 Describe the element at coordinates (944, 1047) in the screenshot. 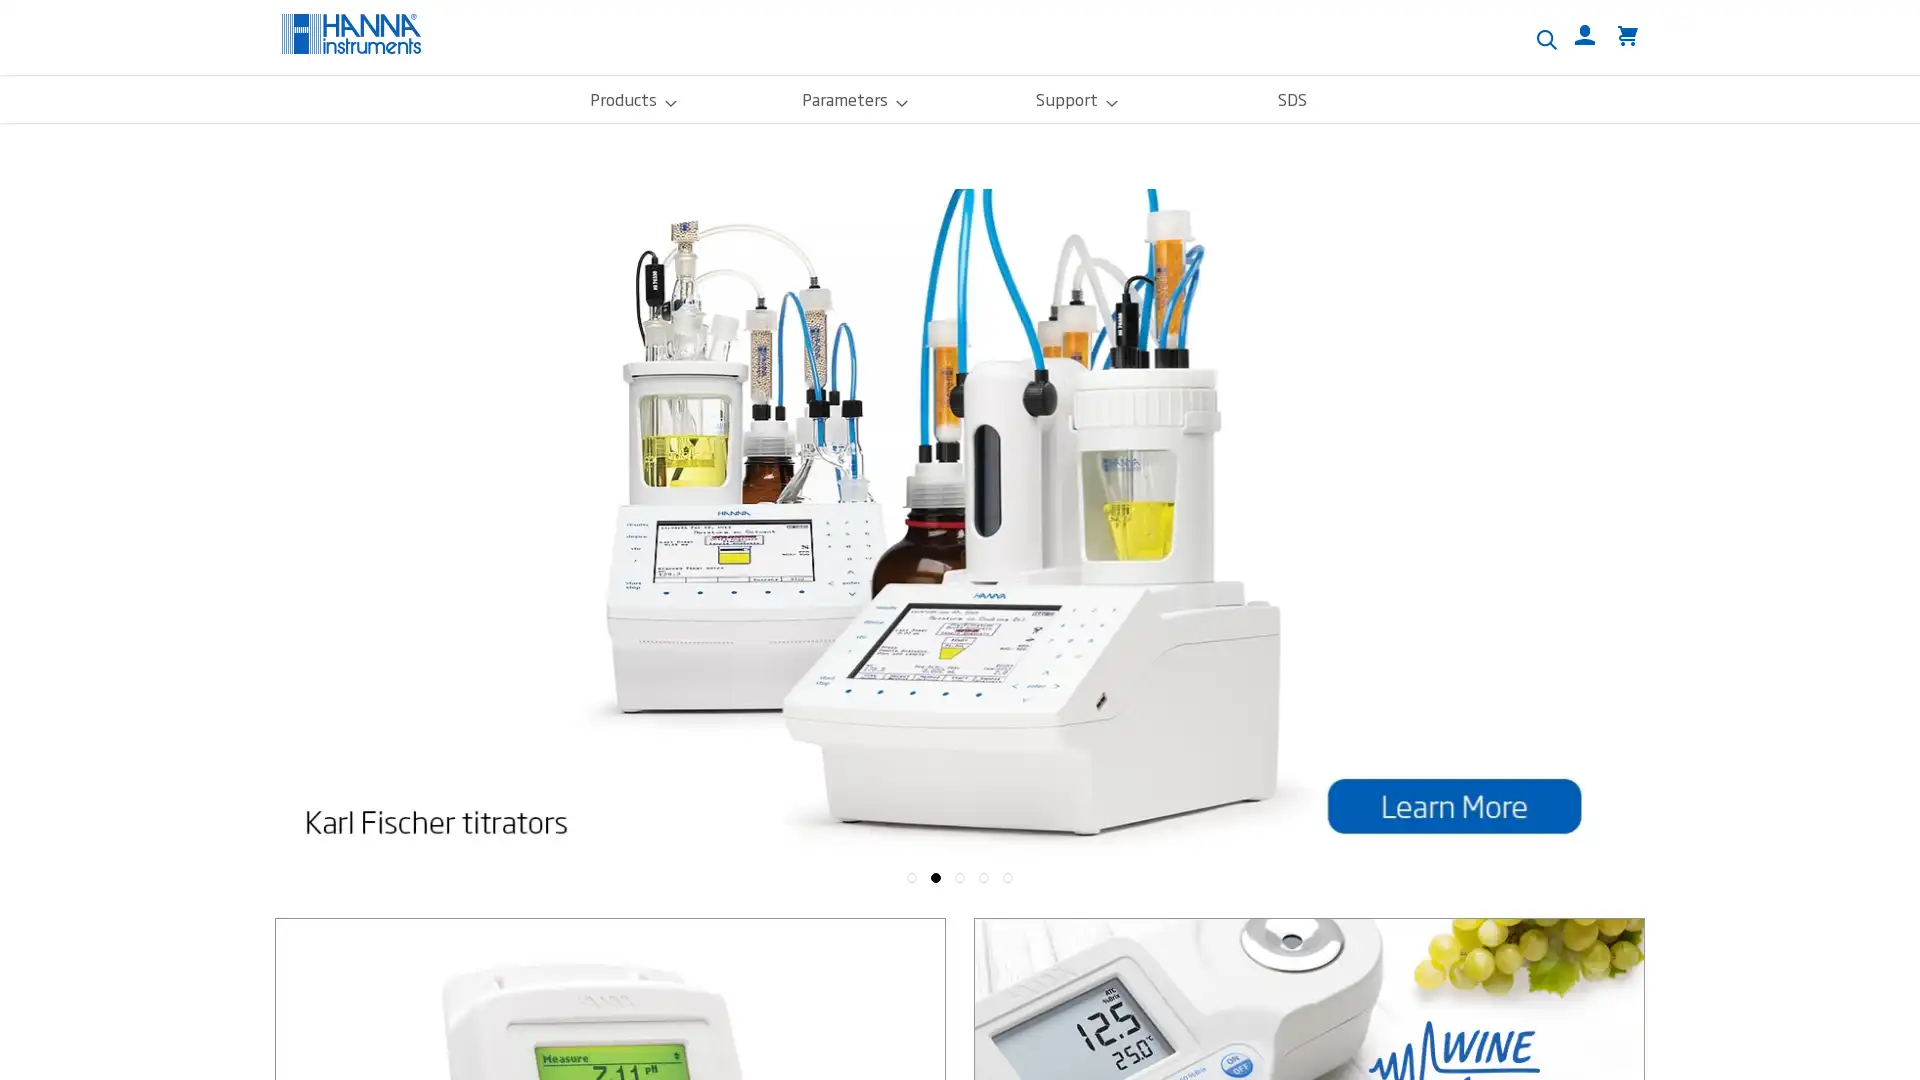

I see `Custom Settings` at that location.